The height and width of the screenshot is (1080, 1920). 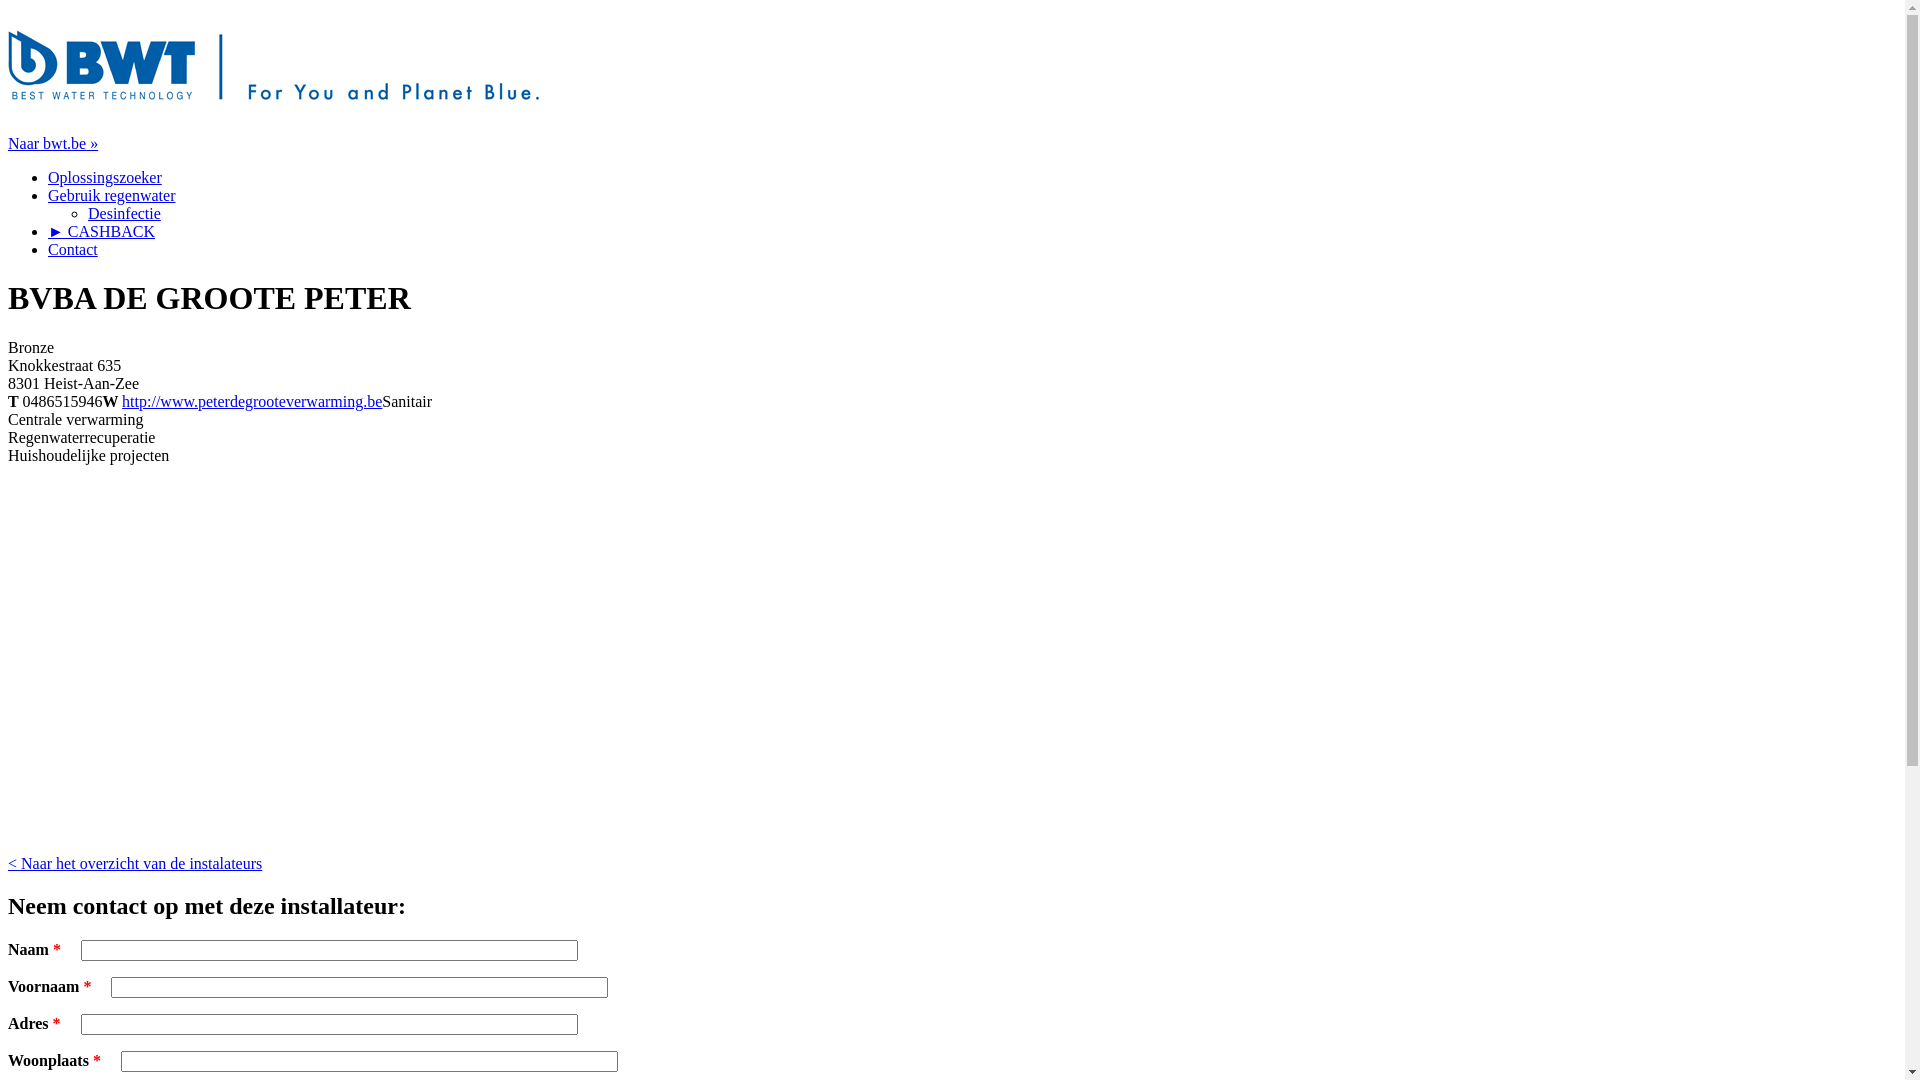 I want to click on 'Home', so click(x=8, y=109).